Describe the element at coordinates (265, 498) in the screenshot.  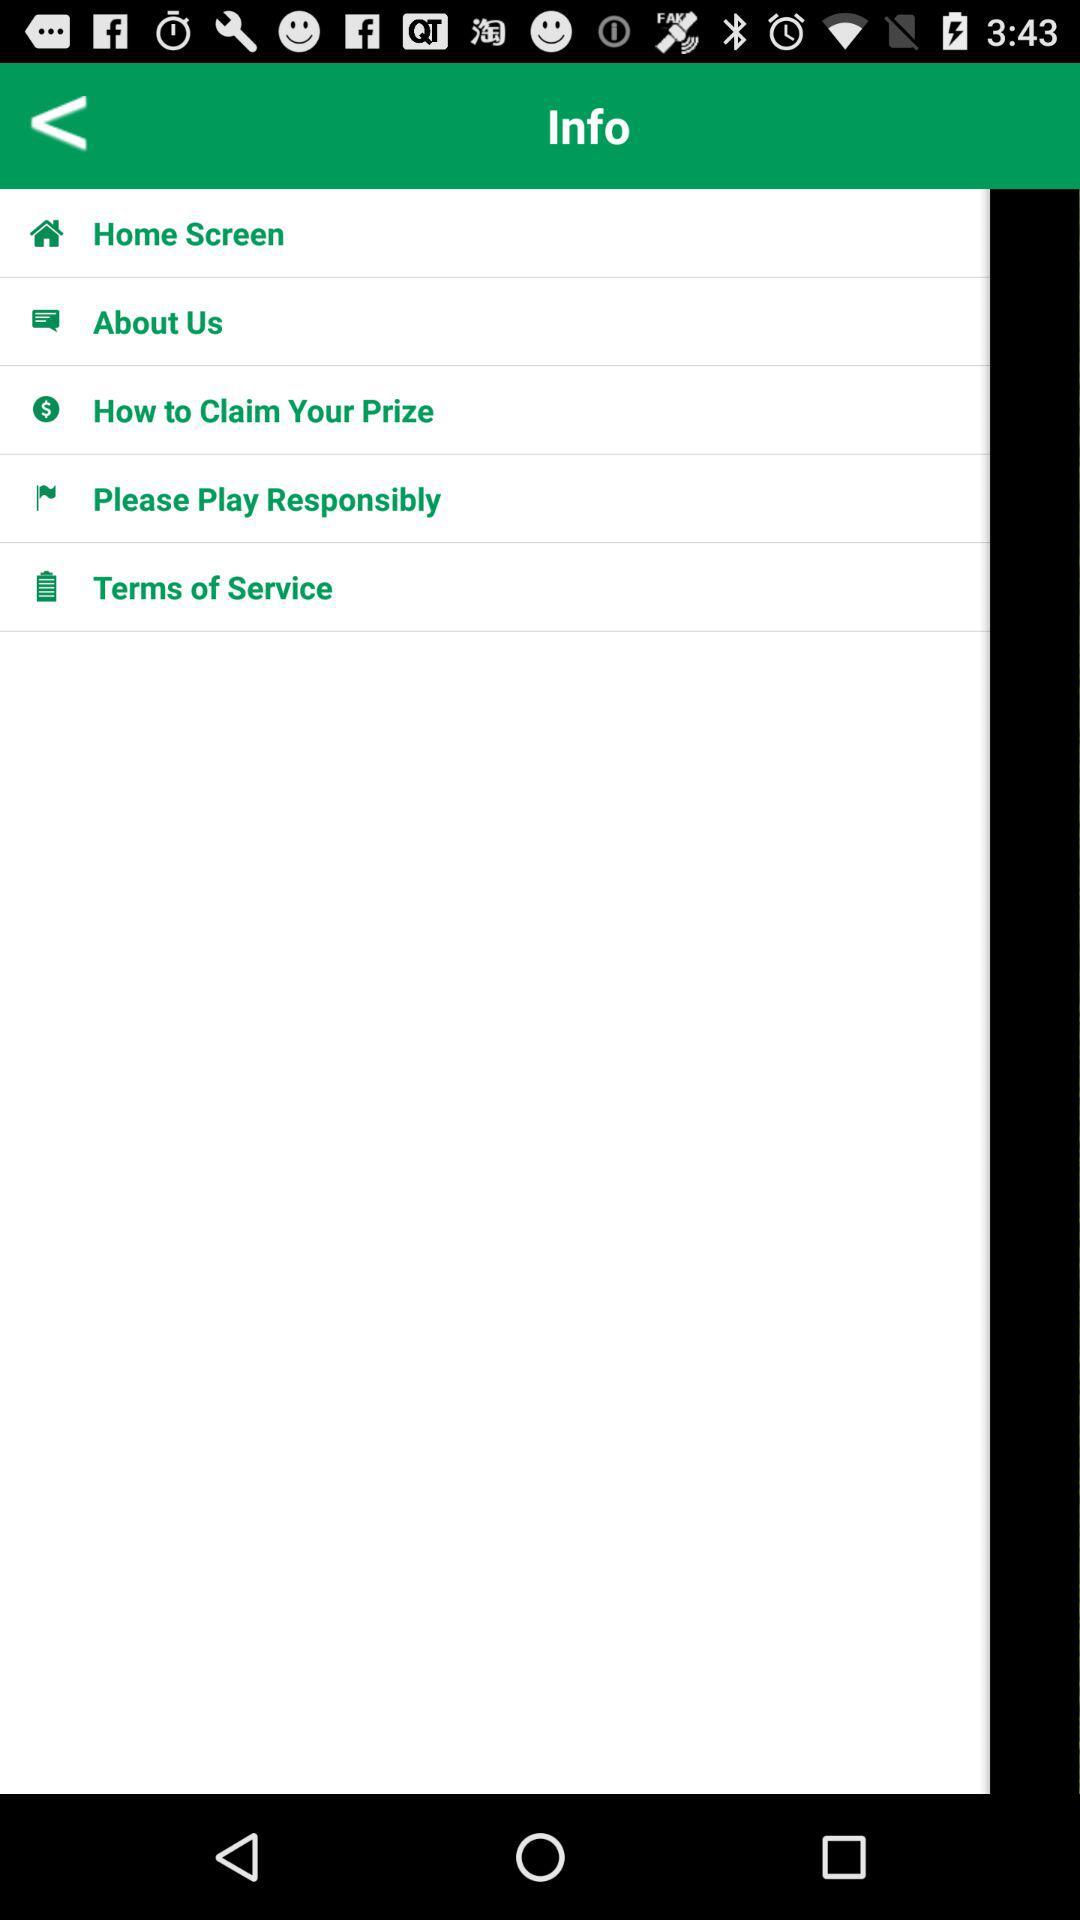
I see `the icon below the how to claim app` at that location.